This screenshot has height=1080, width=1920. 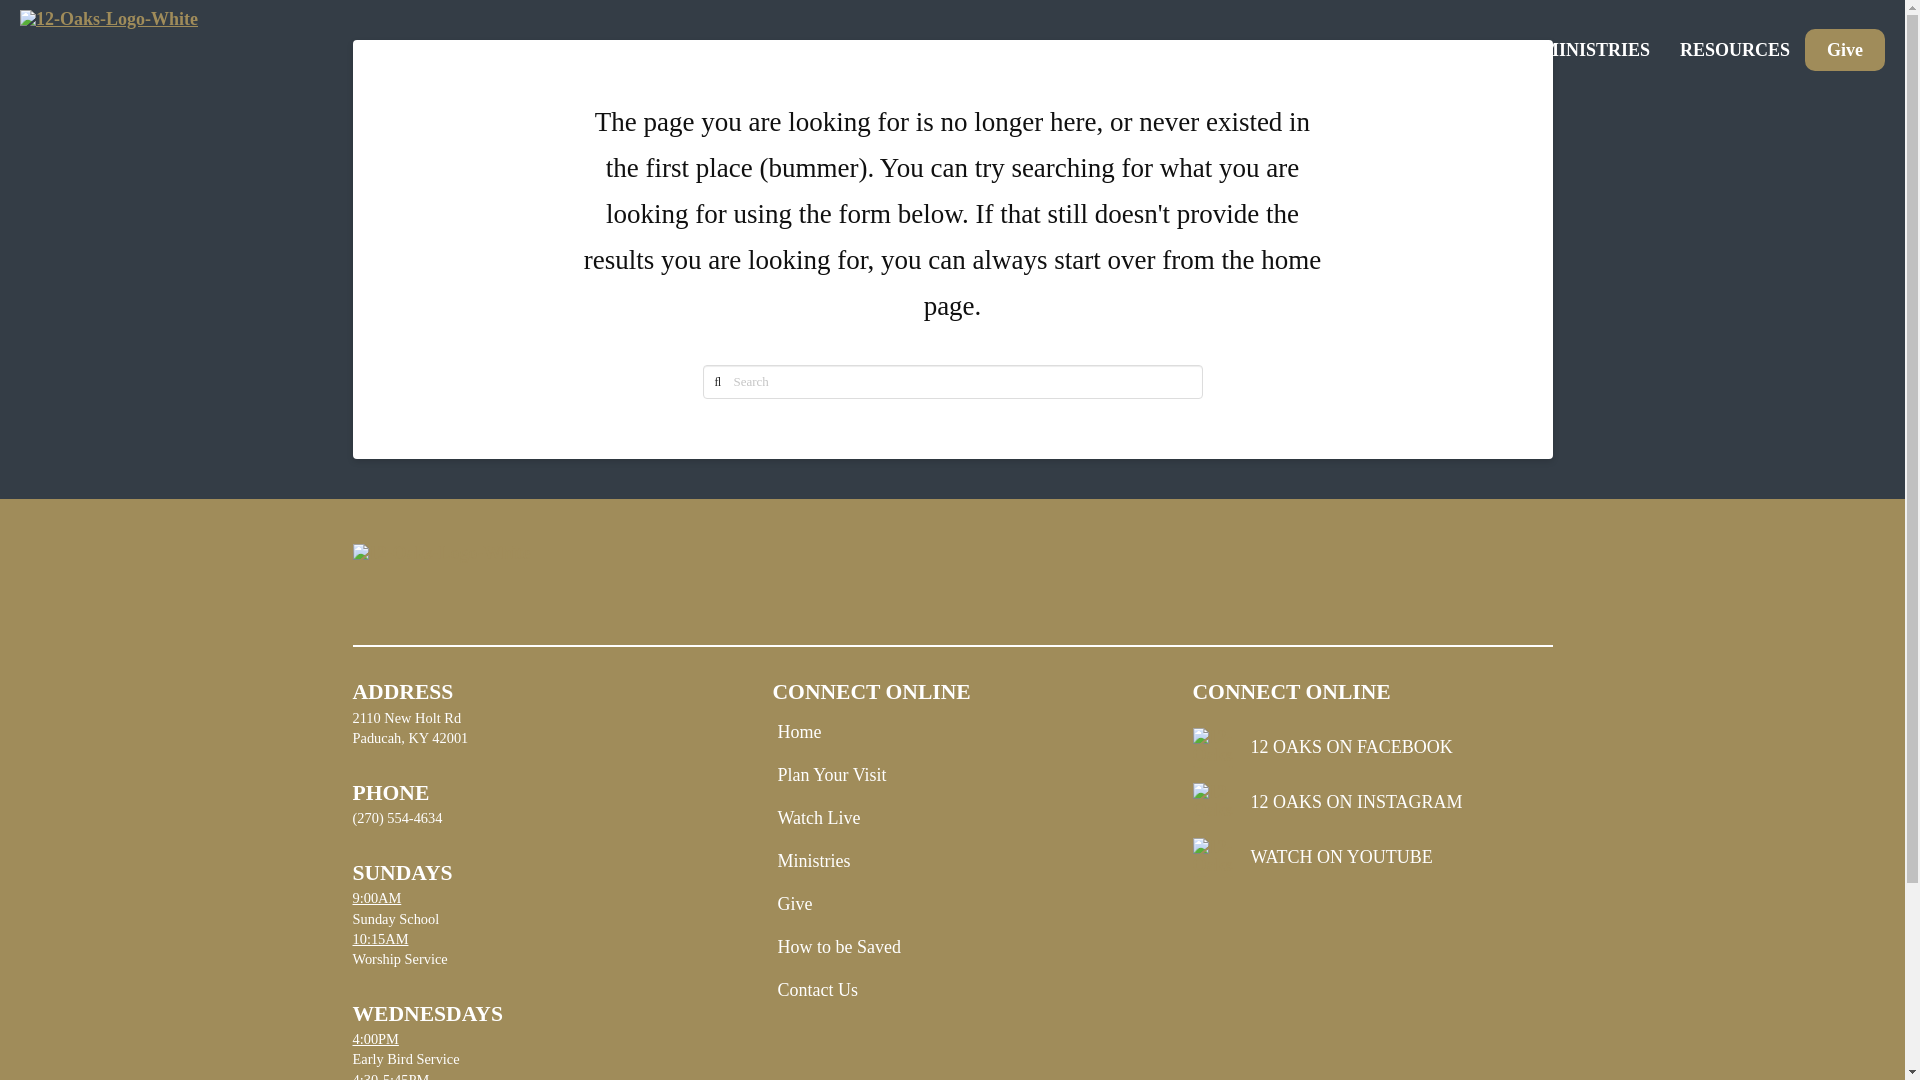 What do you see at coordinates (1315, 49) in the screenshot?
I see `'WEEKLY GATHERINGS'` at bounding box center [1315, 49].